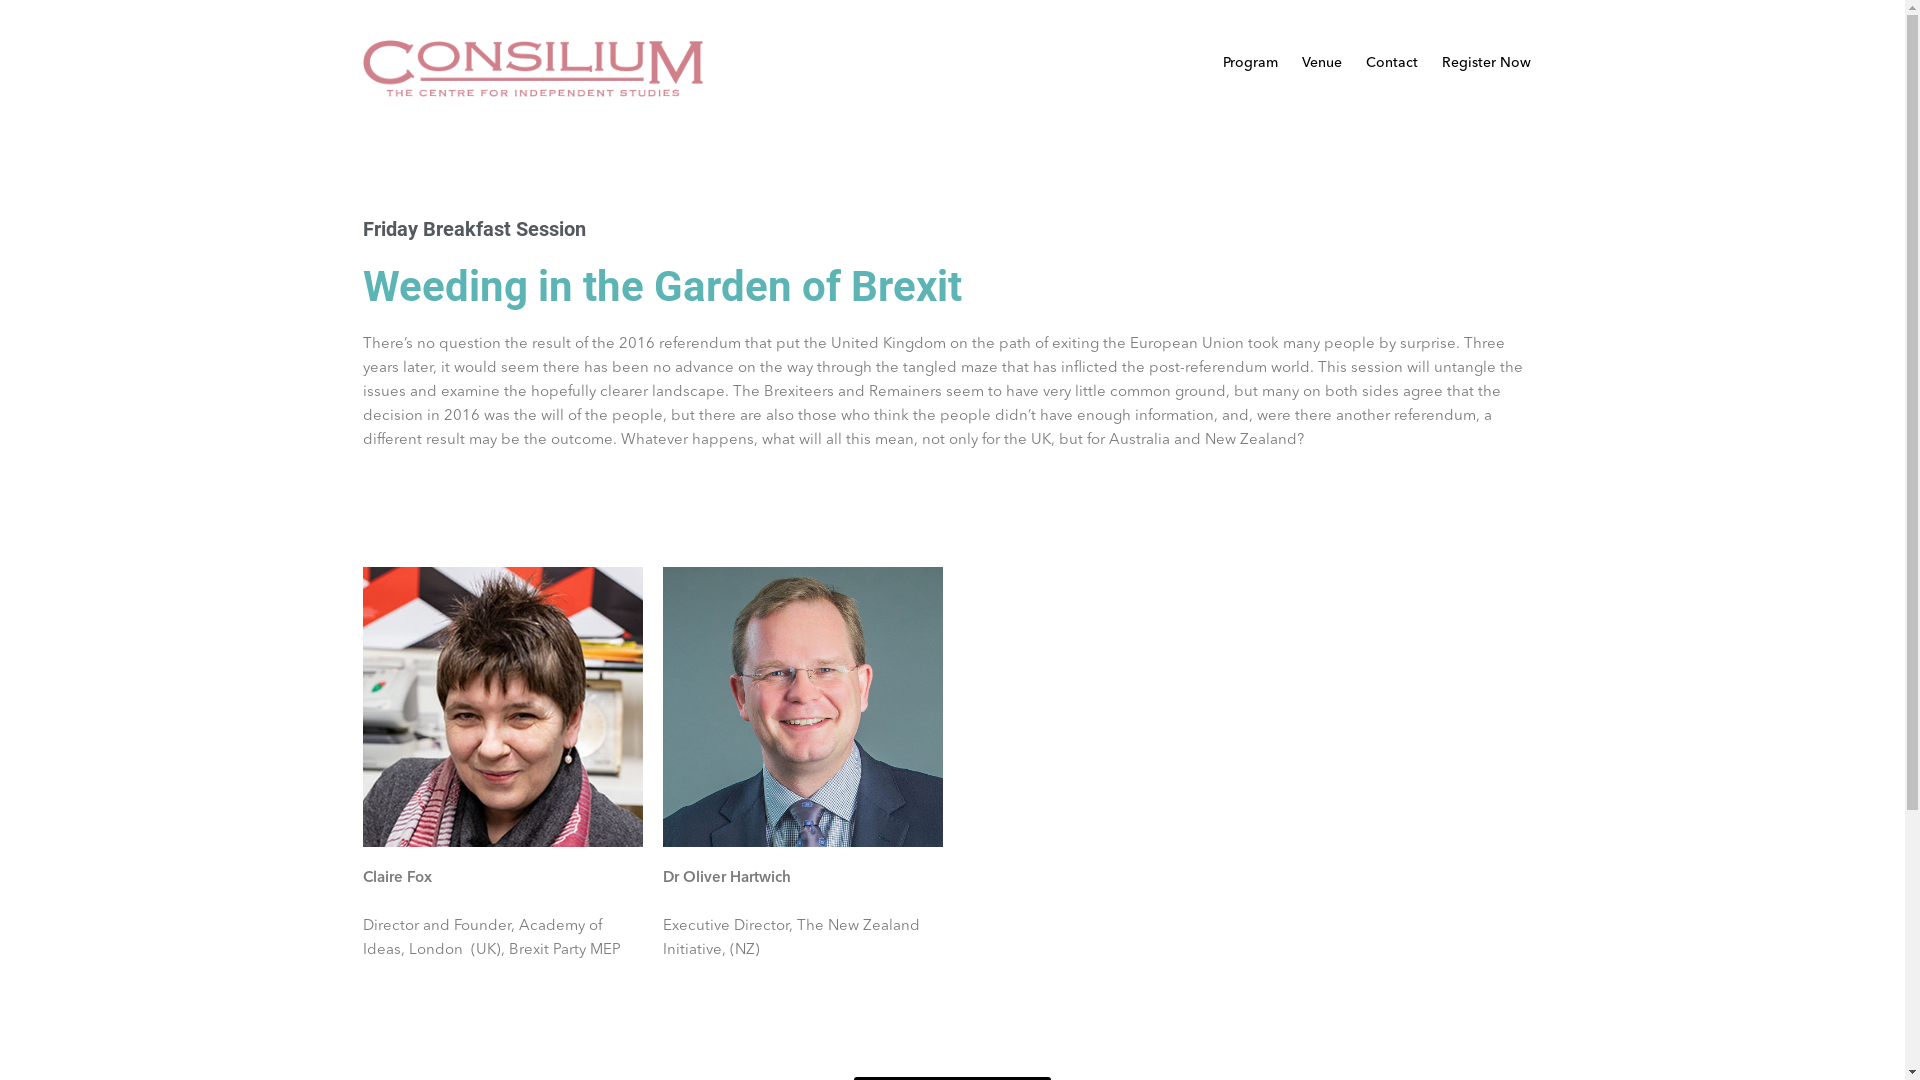 The height and width of the screenshot is (1080, 1920). Describe the element at coordinates (1391, 61) in the screenshot. I see `'Contact'` at that location.